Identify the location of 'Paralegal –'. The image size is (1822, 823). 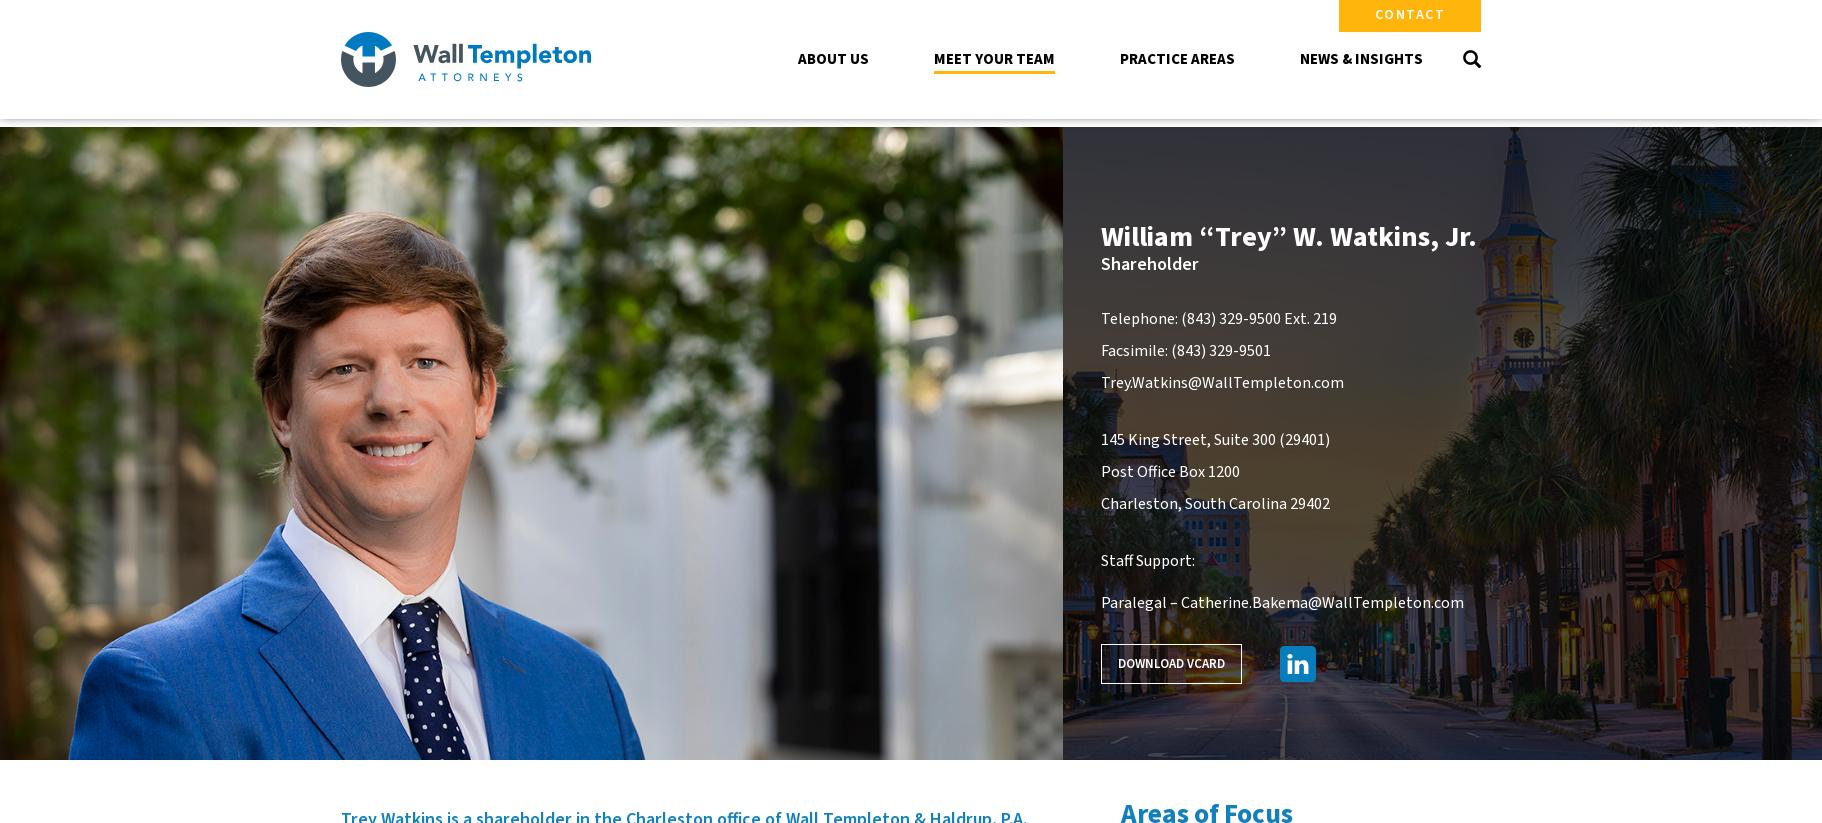
(1139, 601).